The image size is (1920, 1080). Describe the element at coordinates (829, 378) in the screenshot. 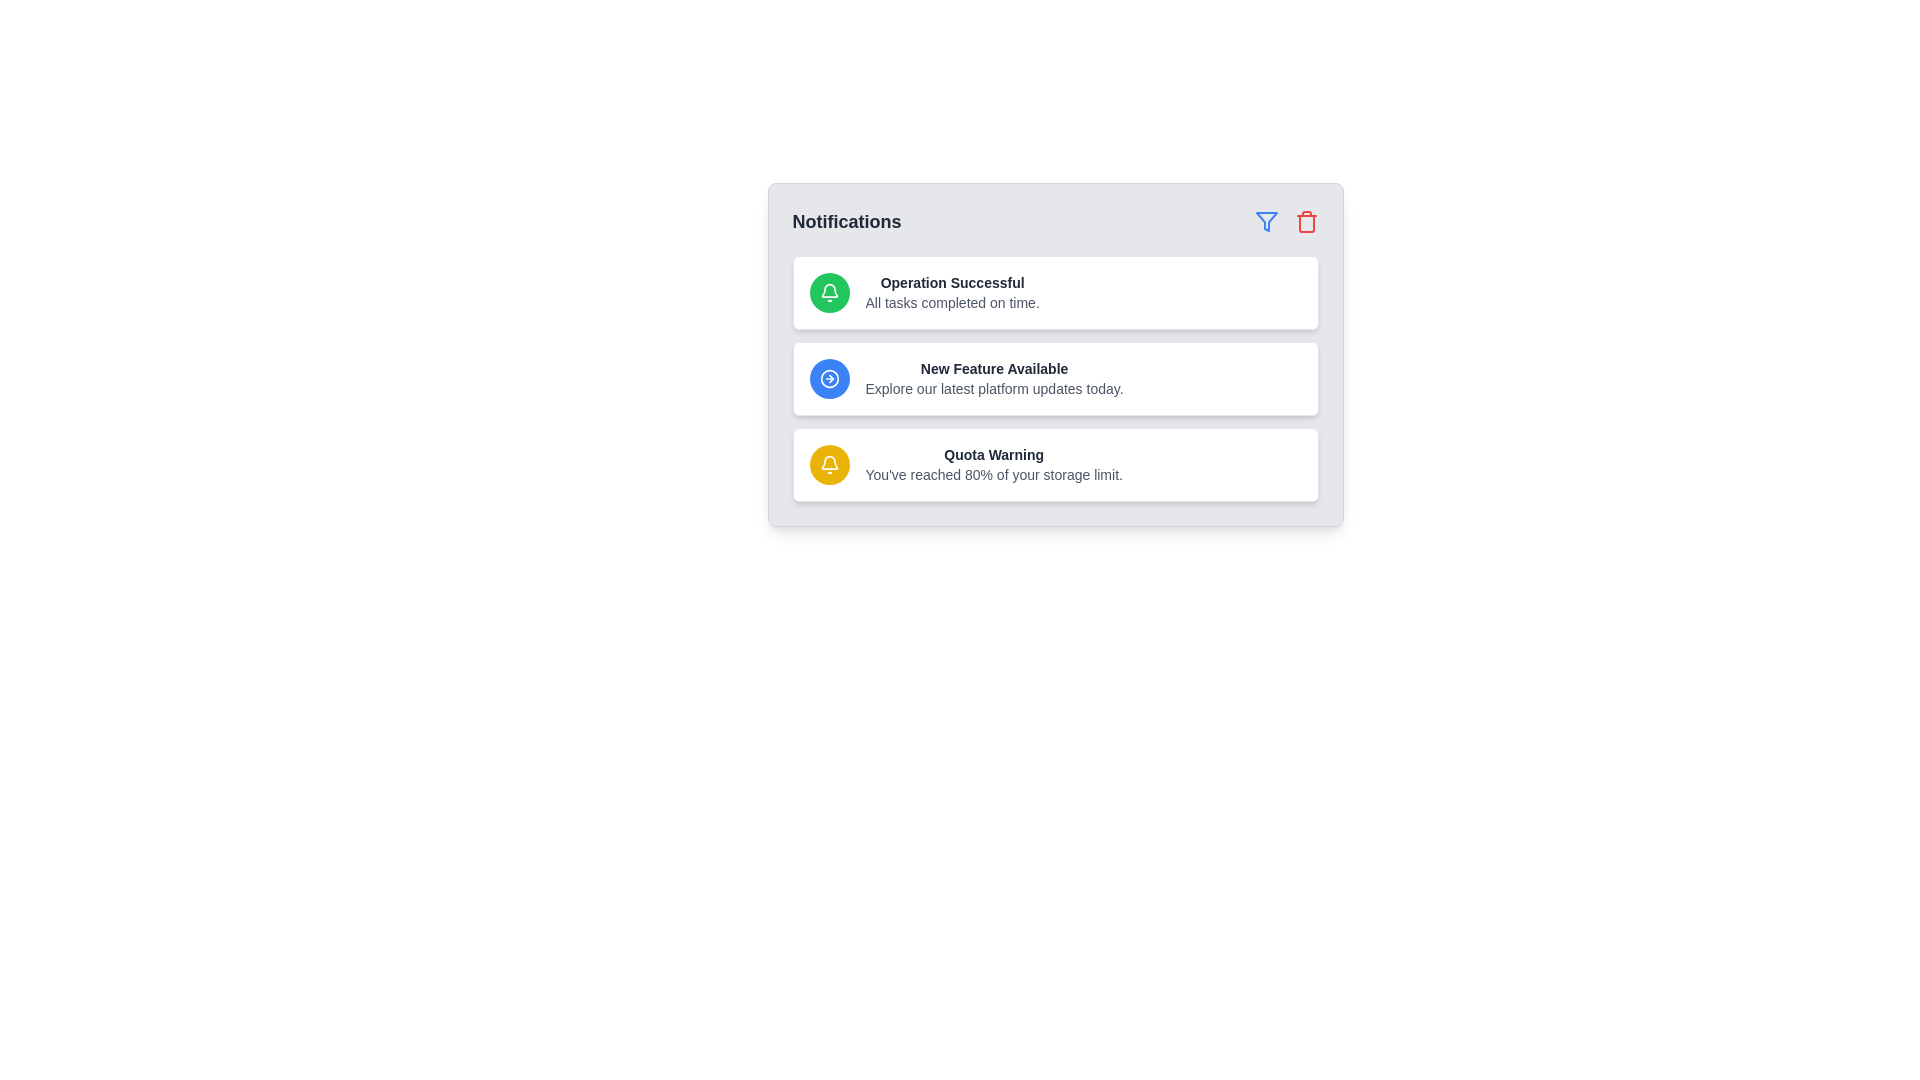

I see `the graphical icon component located in the notification panel of the 'New Feature Available' notification` at that location.